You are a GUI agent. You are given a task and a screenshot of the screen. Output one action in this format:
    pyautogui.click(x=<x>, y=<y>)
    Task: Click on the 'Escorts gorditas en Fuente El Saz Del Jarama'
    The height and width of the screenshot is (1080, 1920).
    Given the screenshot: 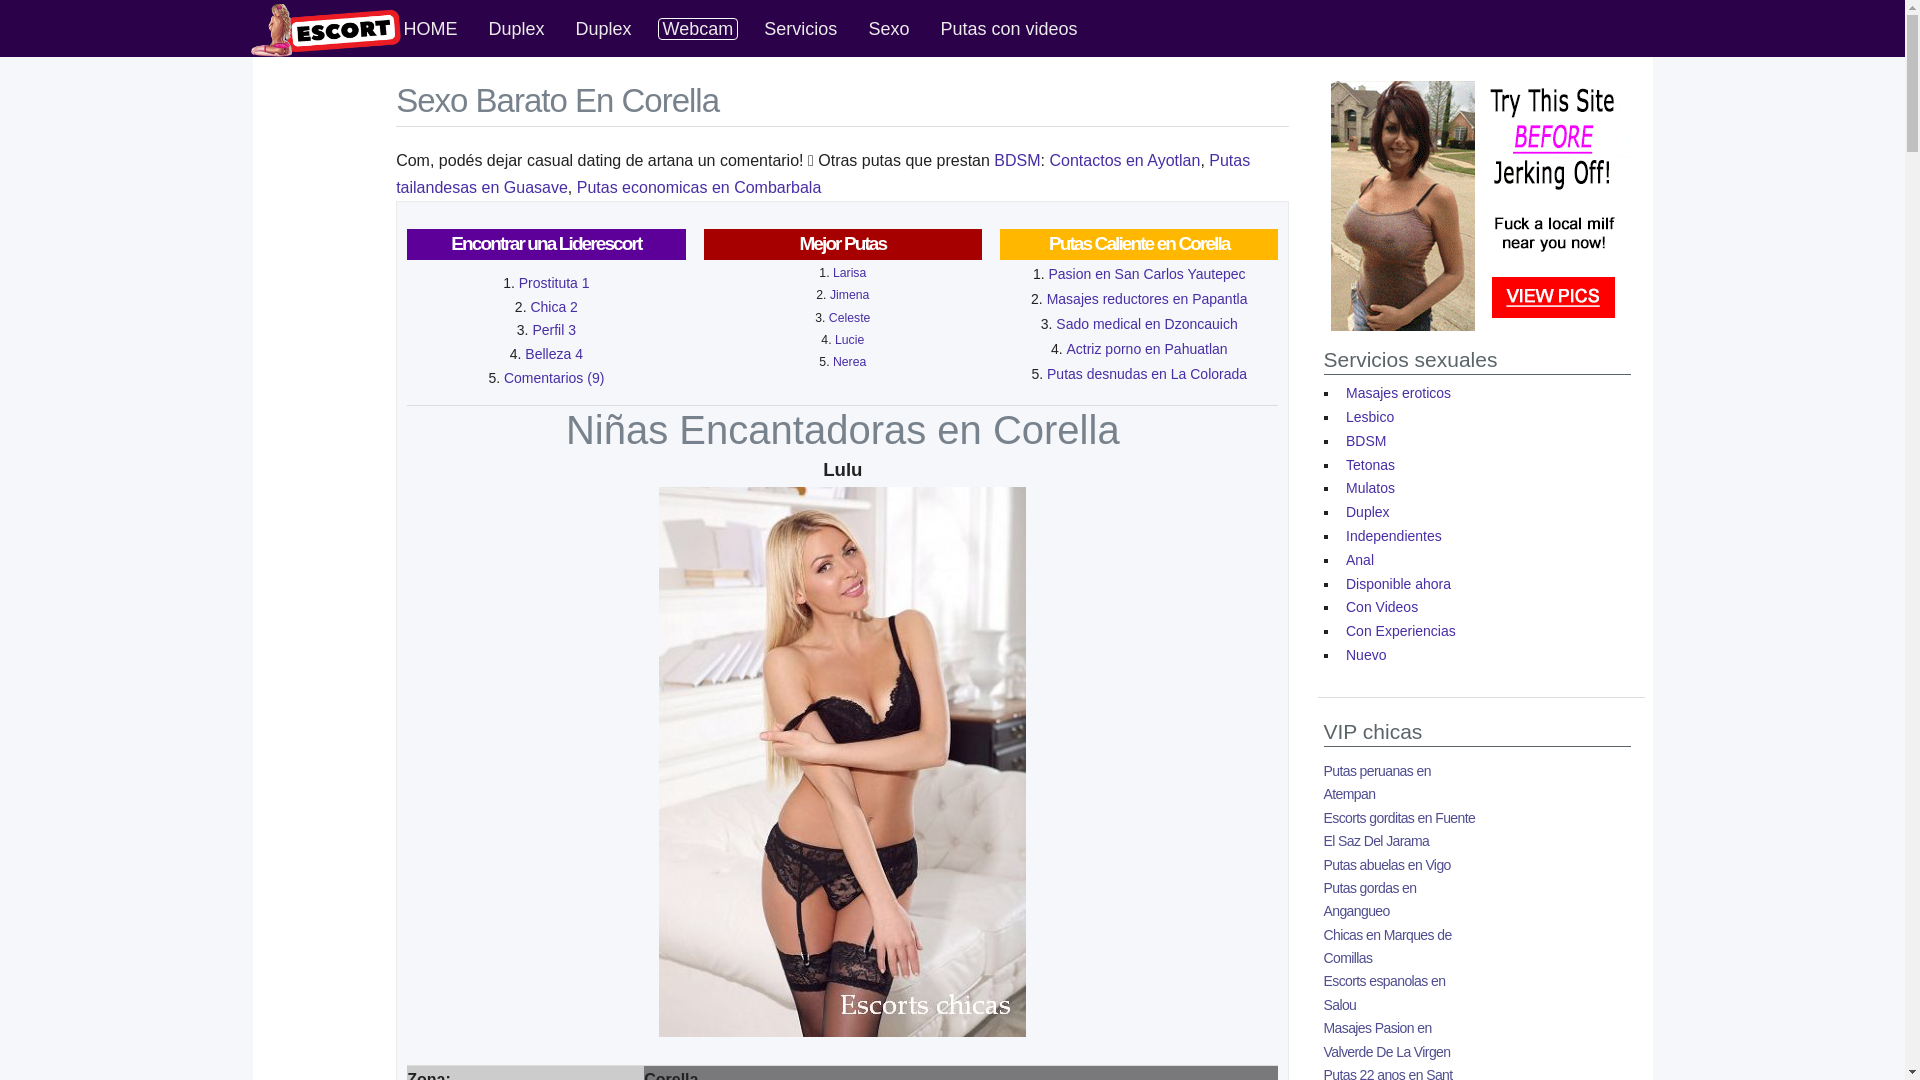 What is the action you would take?
    pyautogui.click(x=1399, y=829)
    